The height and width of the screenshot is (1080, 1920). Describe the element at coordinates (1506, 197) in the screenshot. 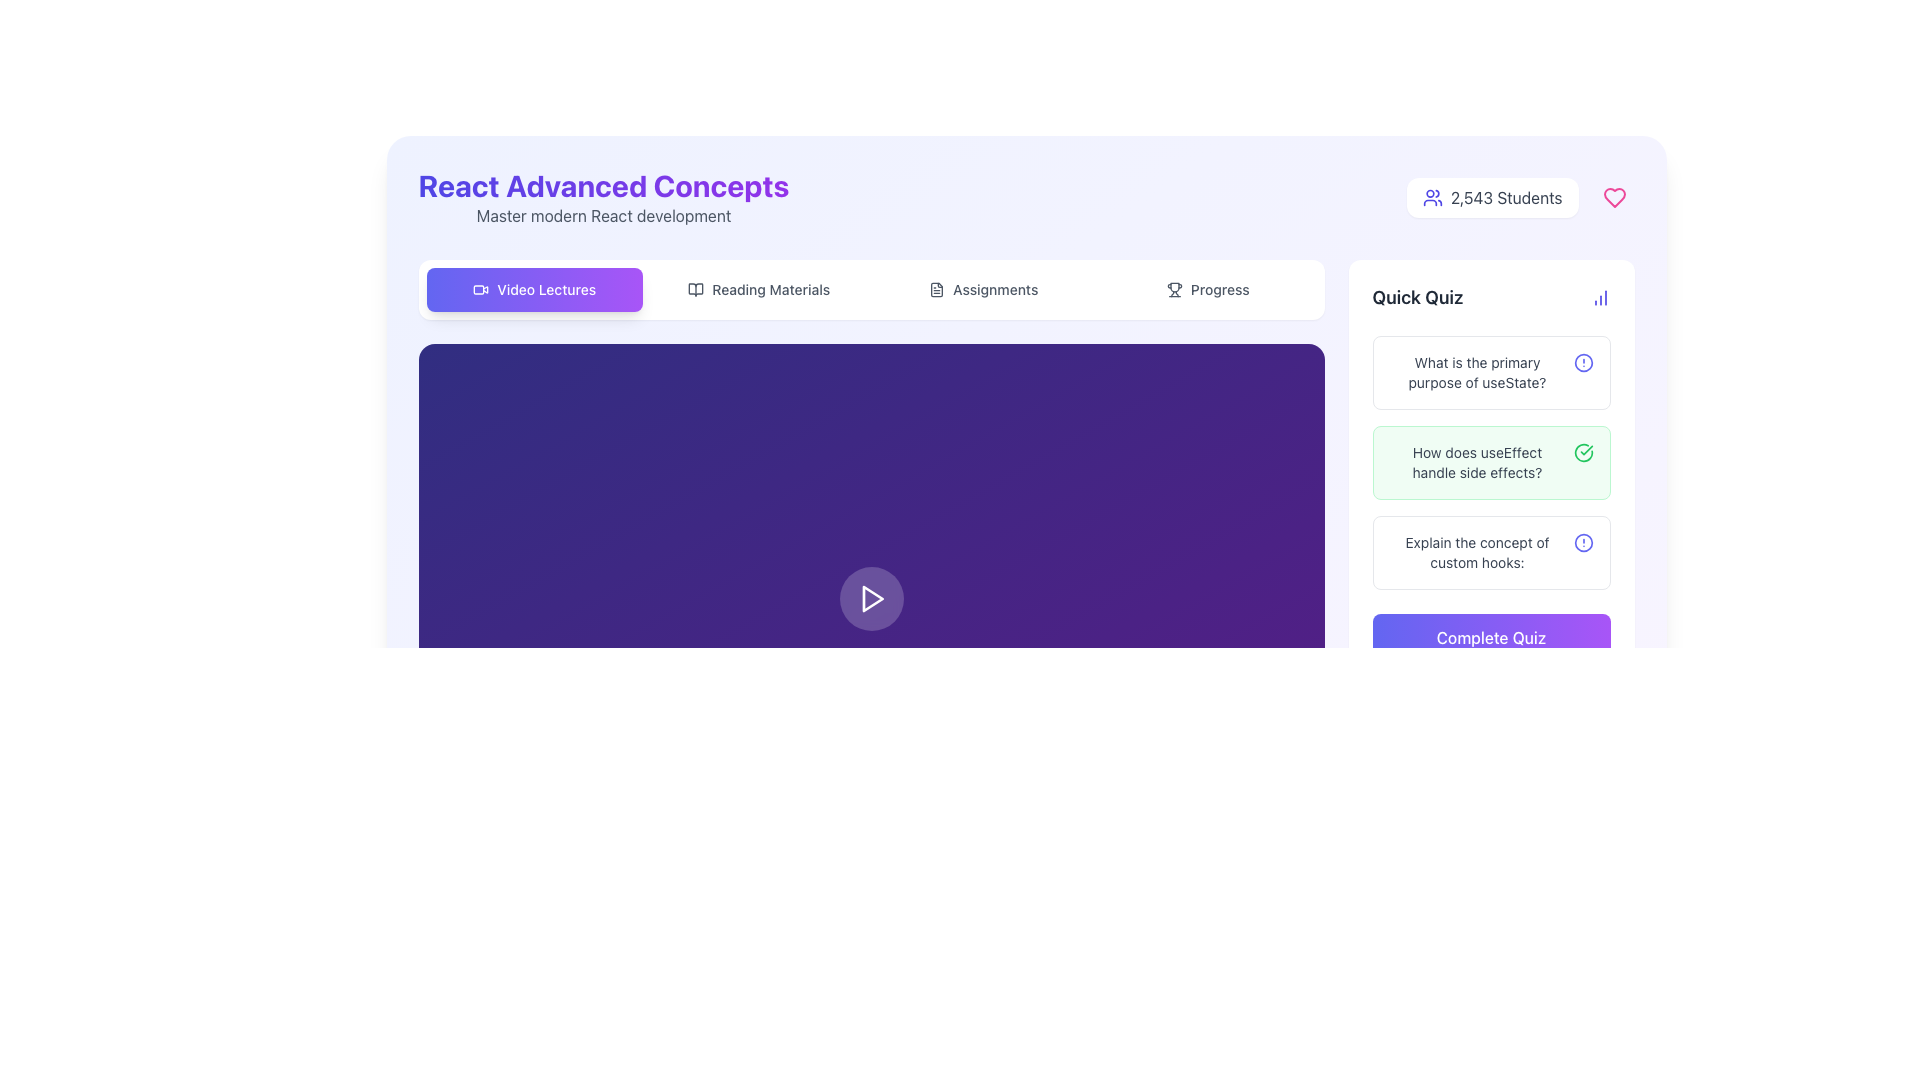

I see `the Static Text Label displaying the number of students associated with the content or course, located in the top right section of the interface, inside a white rounded rectangle` at that location.